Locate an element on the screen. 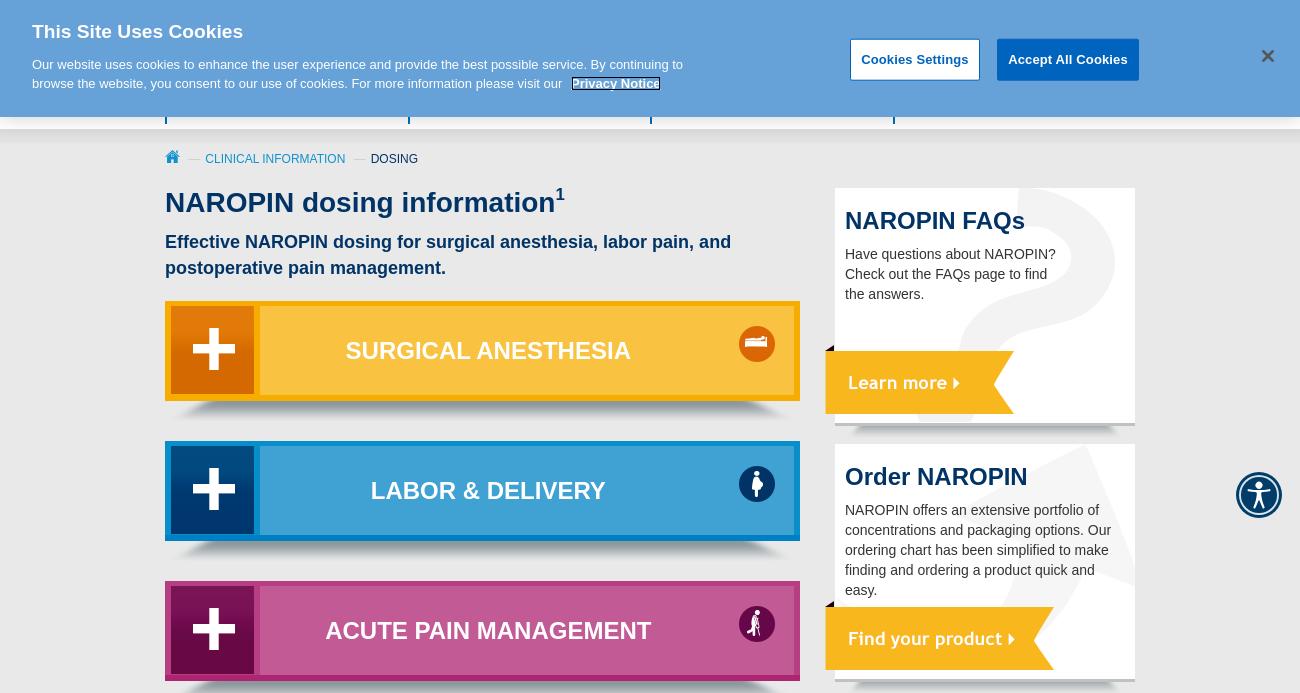 The width and height of the screenshot is (1300, 693). 'Order NAROPIN' is located at coordinates (936, 475).